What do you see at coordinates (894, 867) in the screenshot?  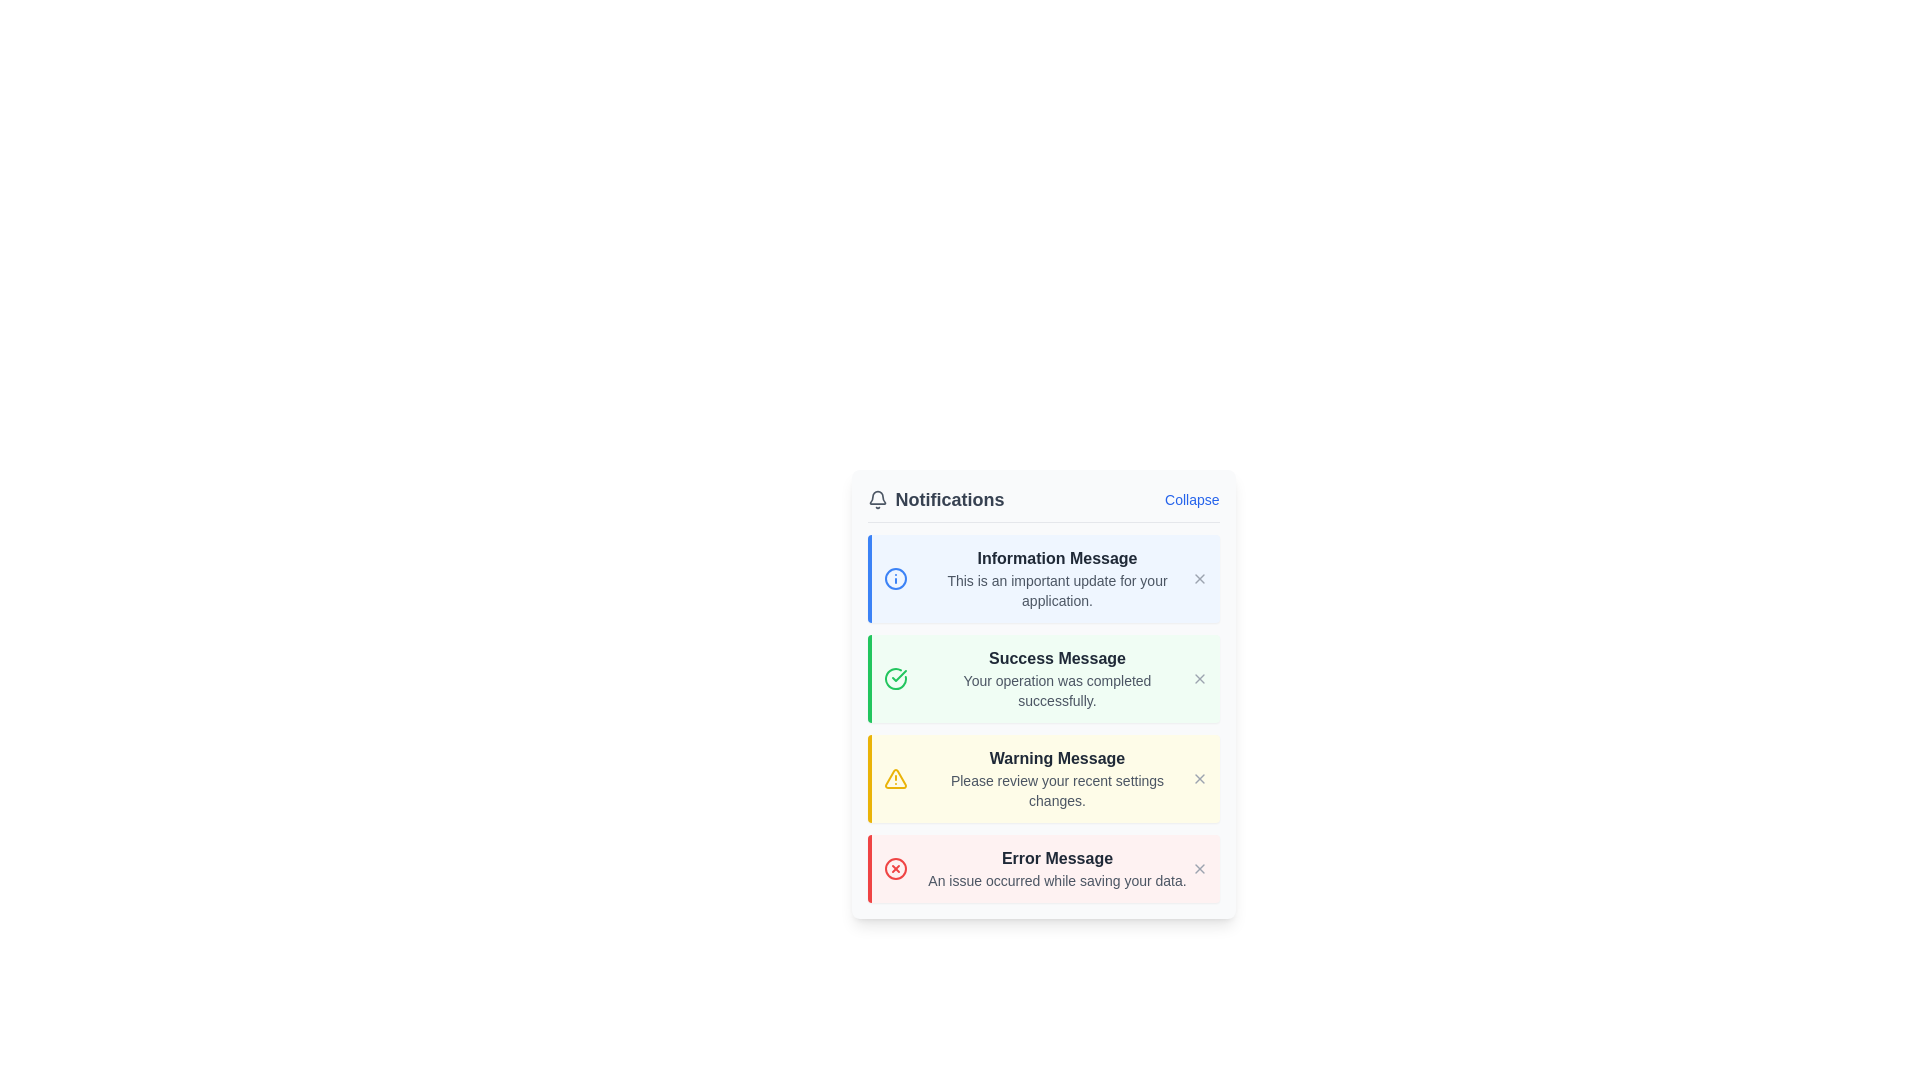 I see `the circular graphic icon with a red cross marking, located at the leftmost side of the 'Error Message' notification box` at bounding box center [894, 867].